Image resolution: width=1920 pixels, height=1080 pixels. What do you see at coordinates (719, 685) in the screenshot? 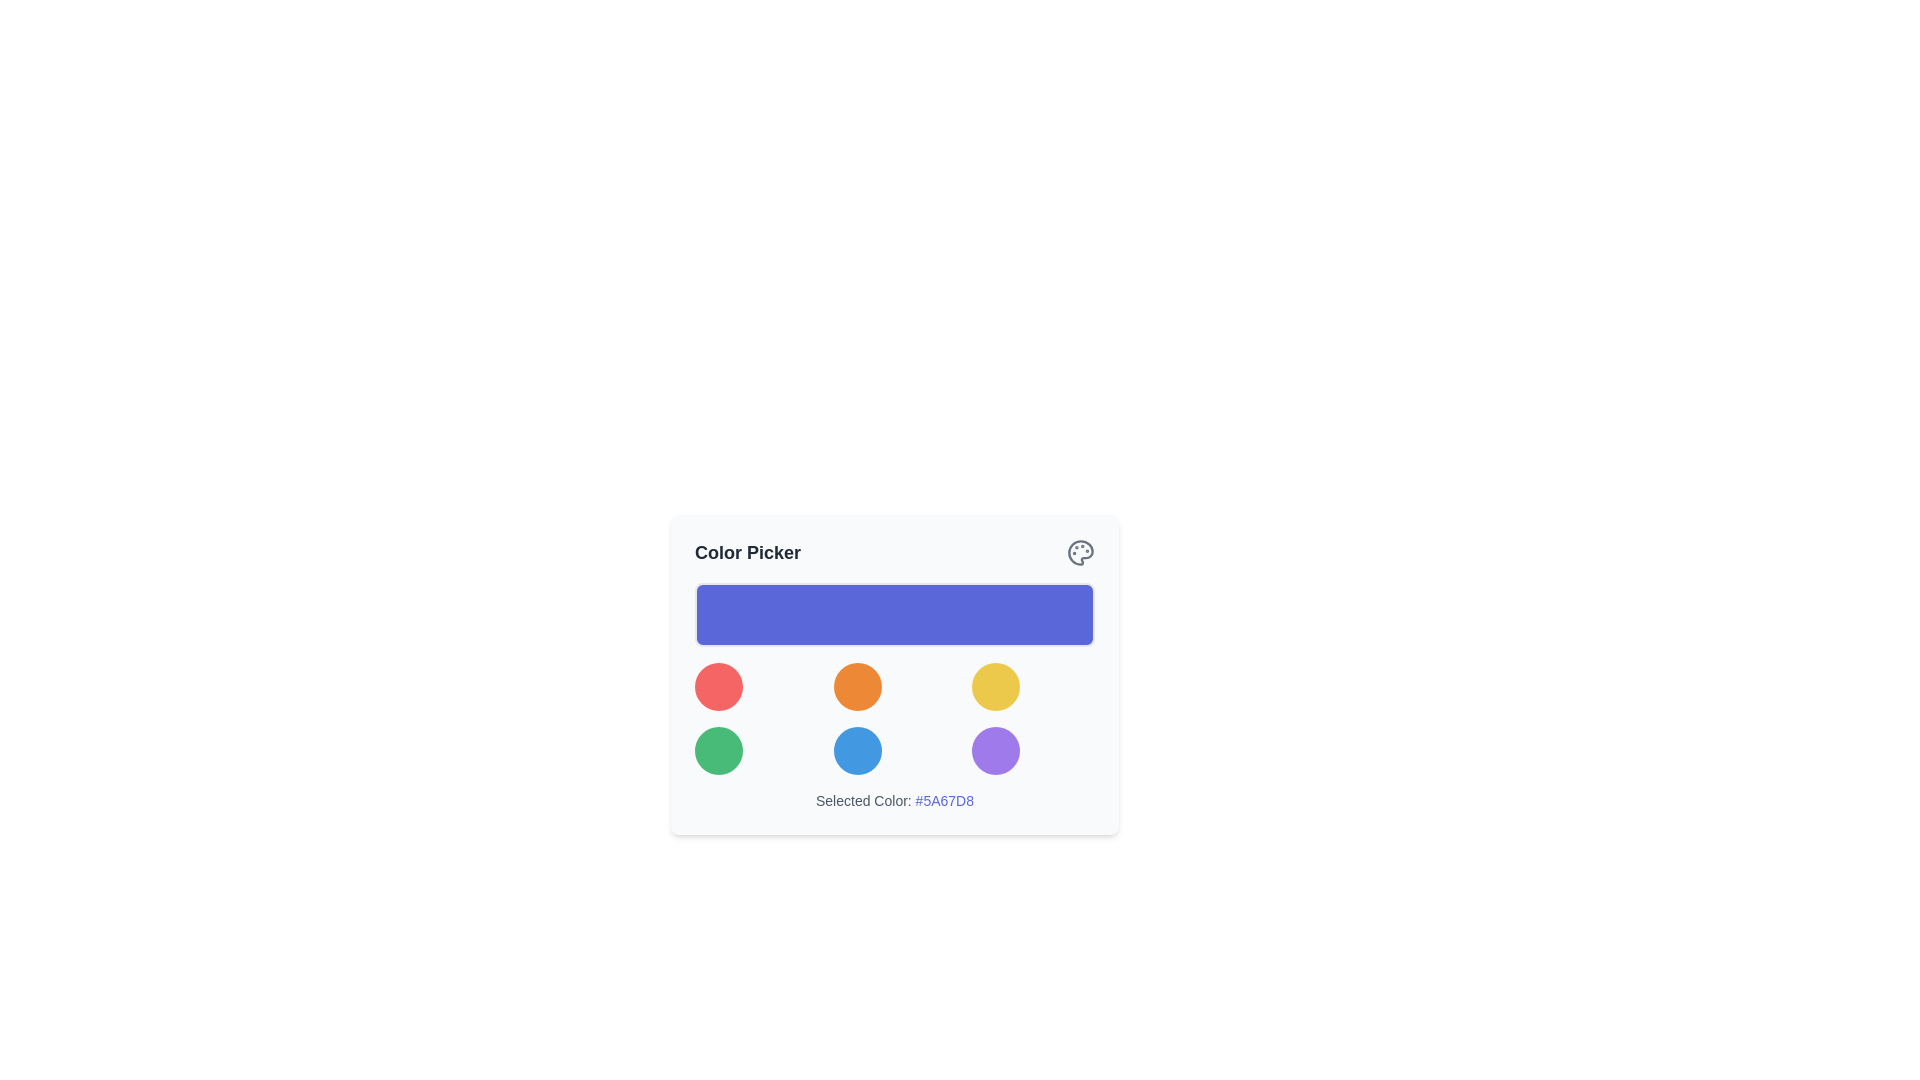
I see `the top-left button in the color picker tool` at bounding box center [719, 685].